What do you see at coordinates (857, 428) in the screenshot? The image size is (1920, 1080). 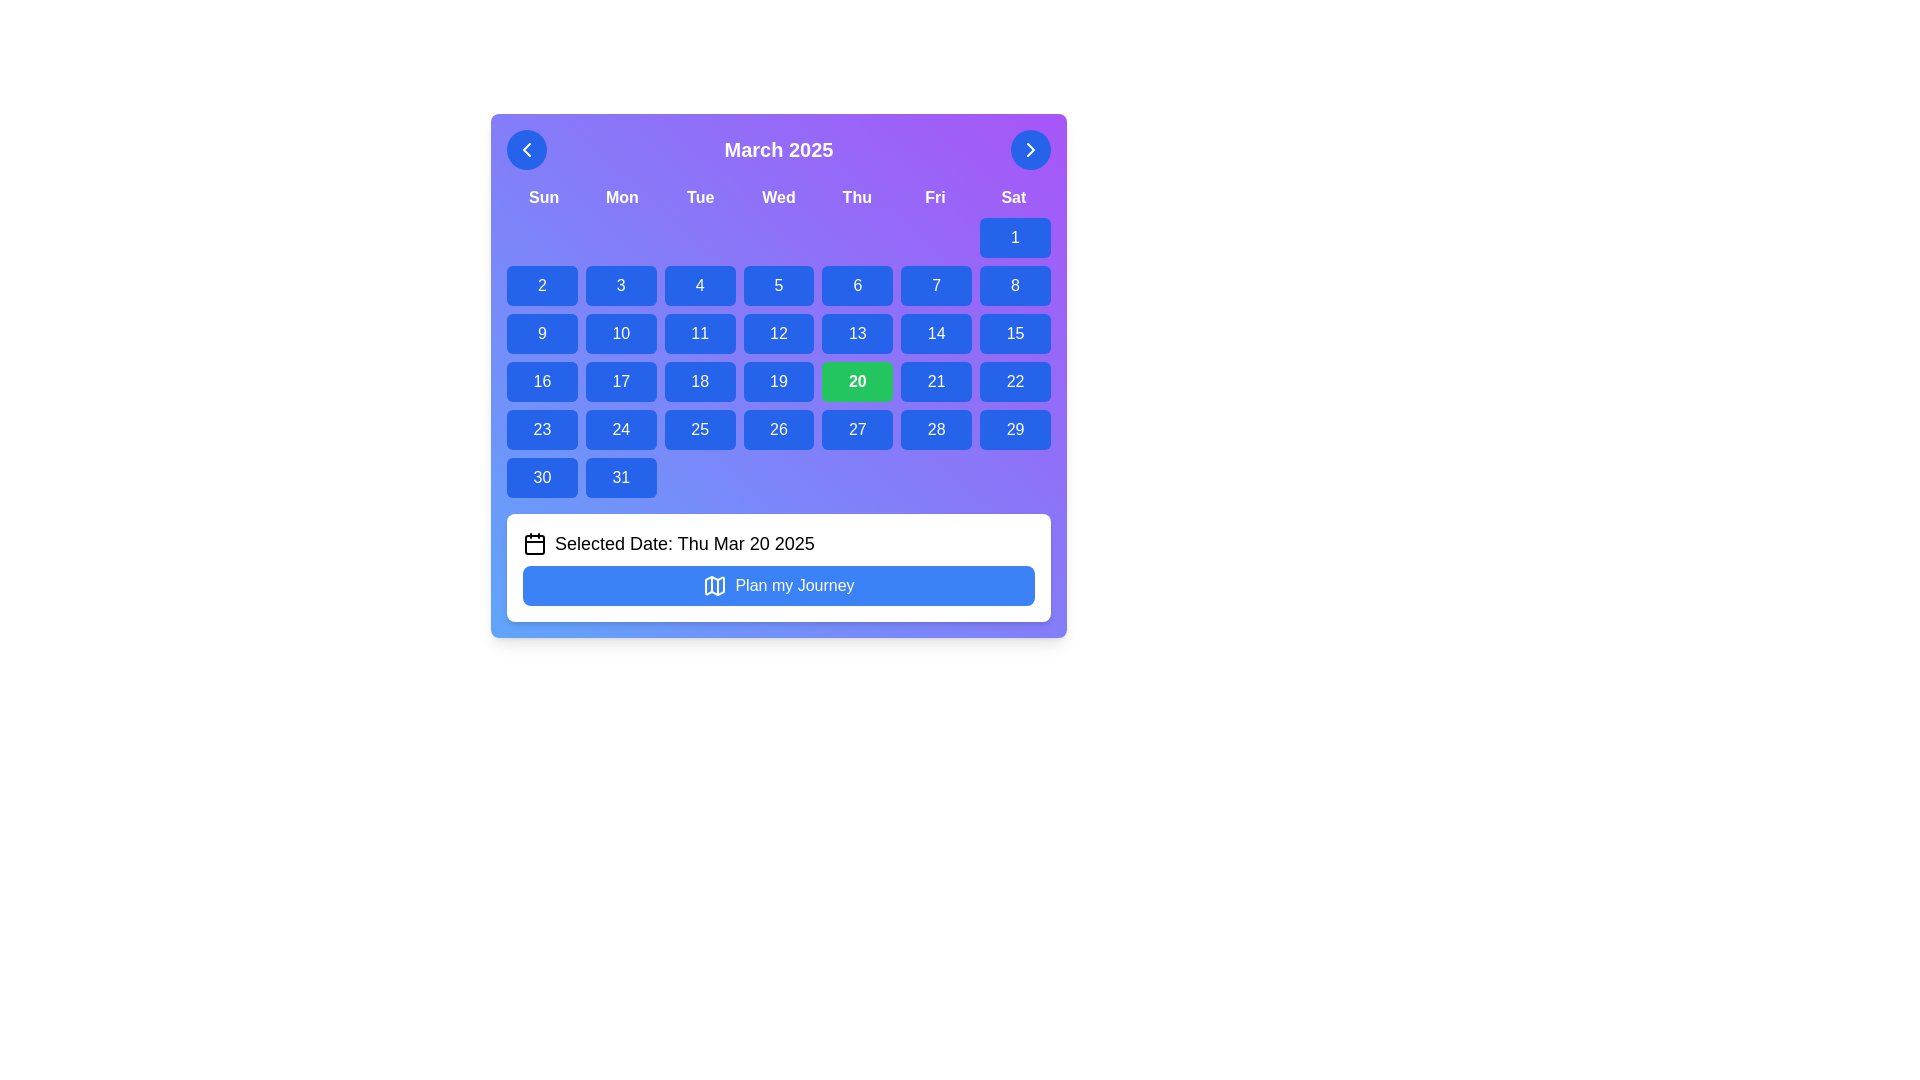 I see `the blue button labeled '27'` at bounding box center [857, 428].